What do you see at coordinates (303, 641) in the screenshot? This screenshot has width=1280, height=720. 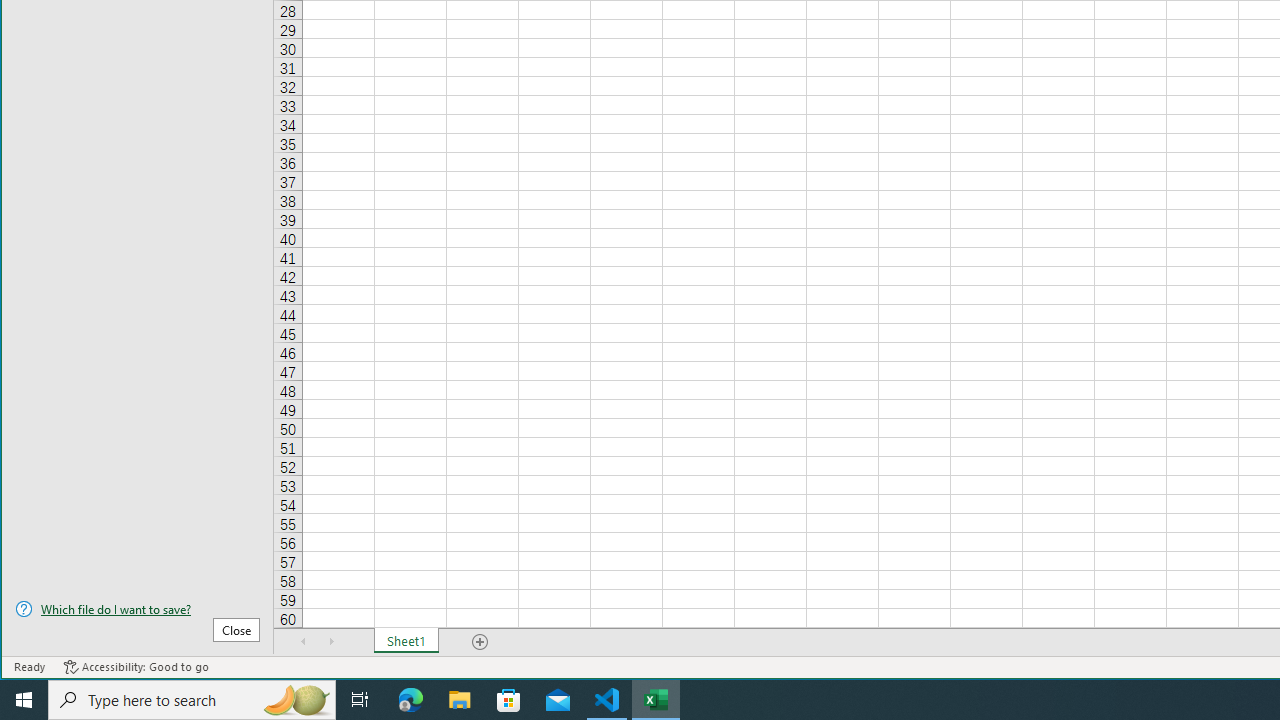 I see `'Scroll Left'` at bounding box center [303, 641].